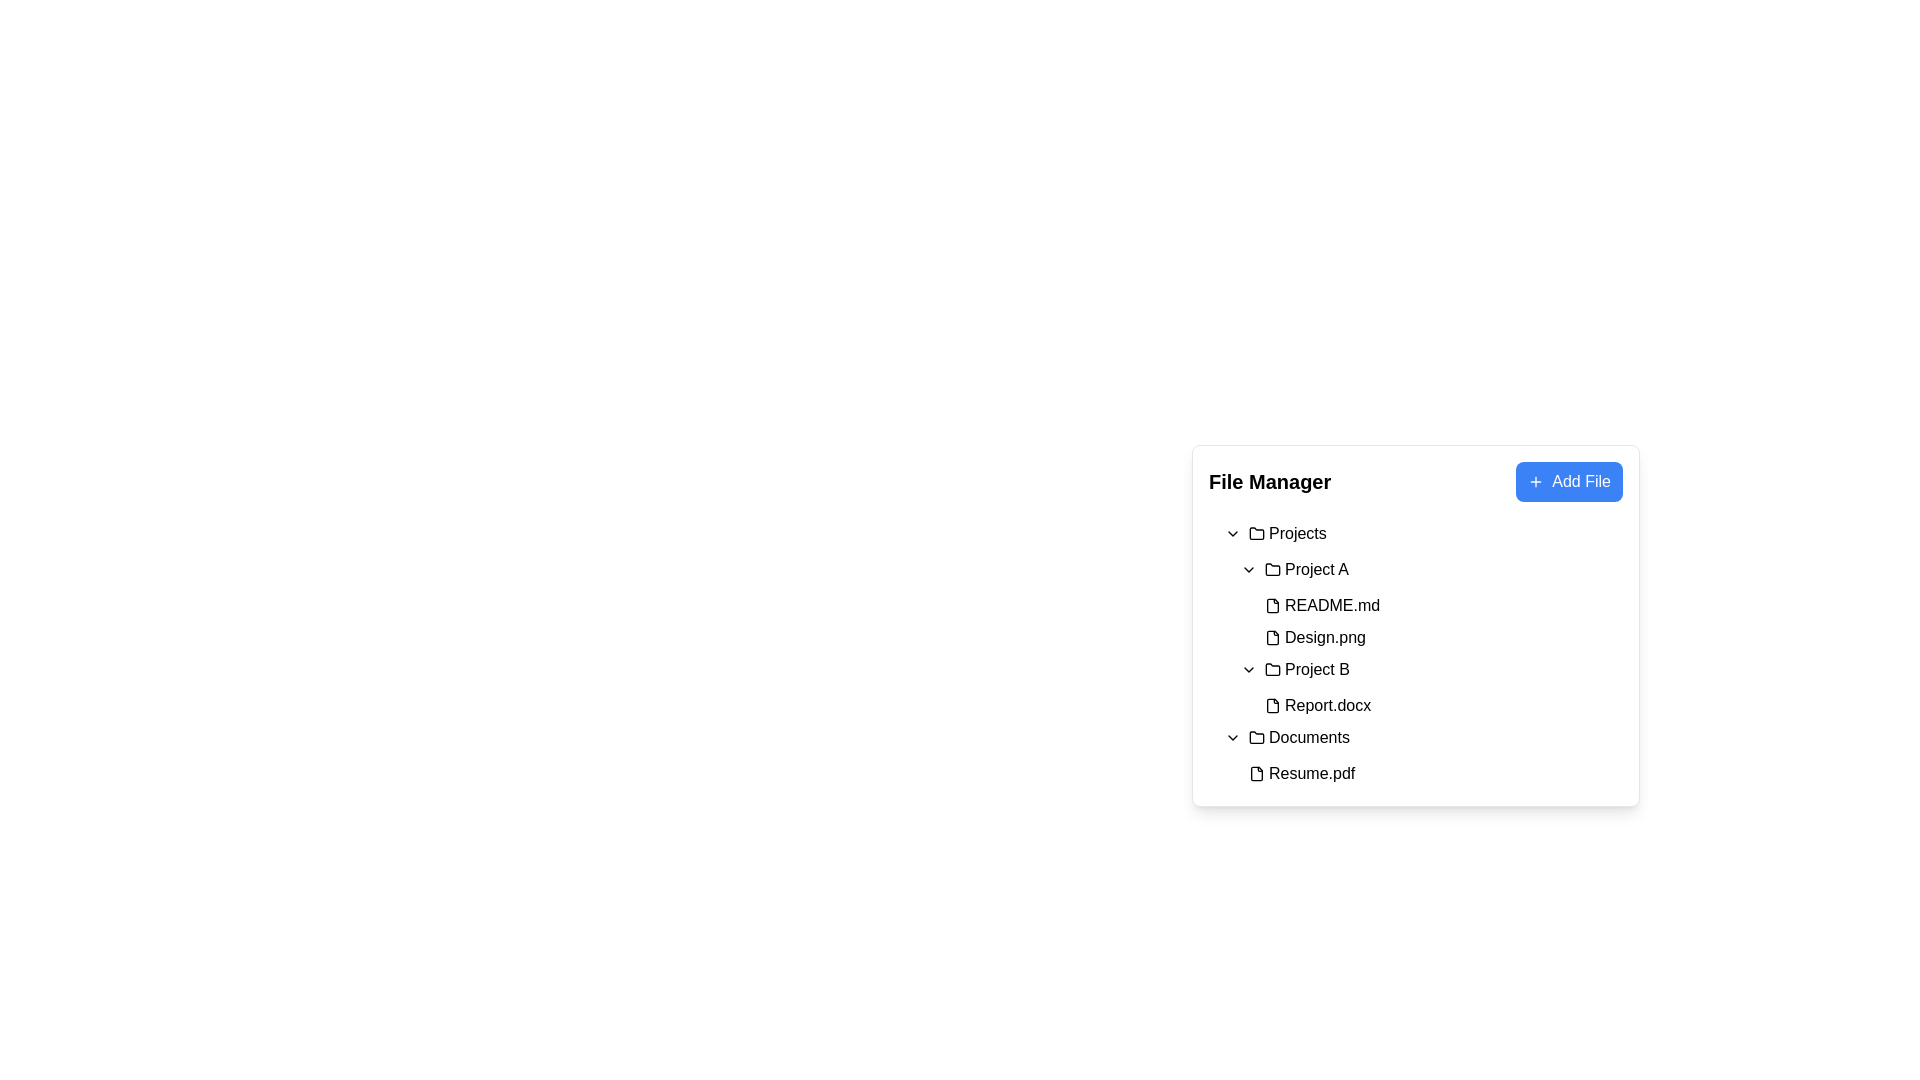 The height and width of the screenshot is (1080, 1920). Describe the element at coordinates (1271, 670) in the screenshot. I see `the small folder icon that is positioned to the left of the text label 'Project B' in the 'File Manager' component, located in the upper right quadrant of the interface` at that location.